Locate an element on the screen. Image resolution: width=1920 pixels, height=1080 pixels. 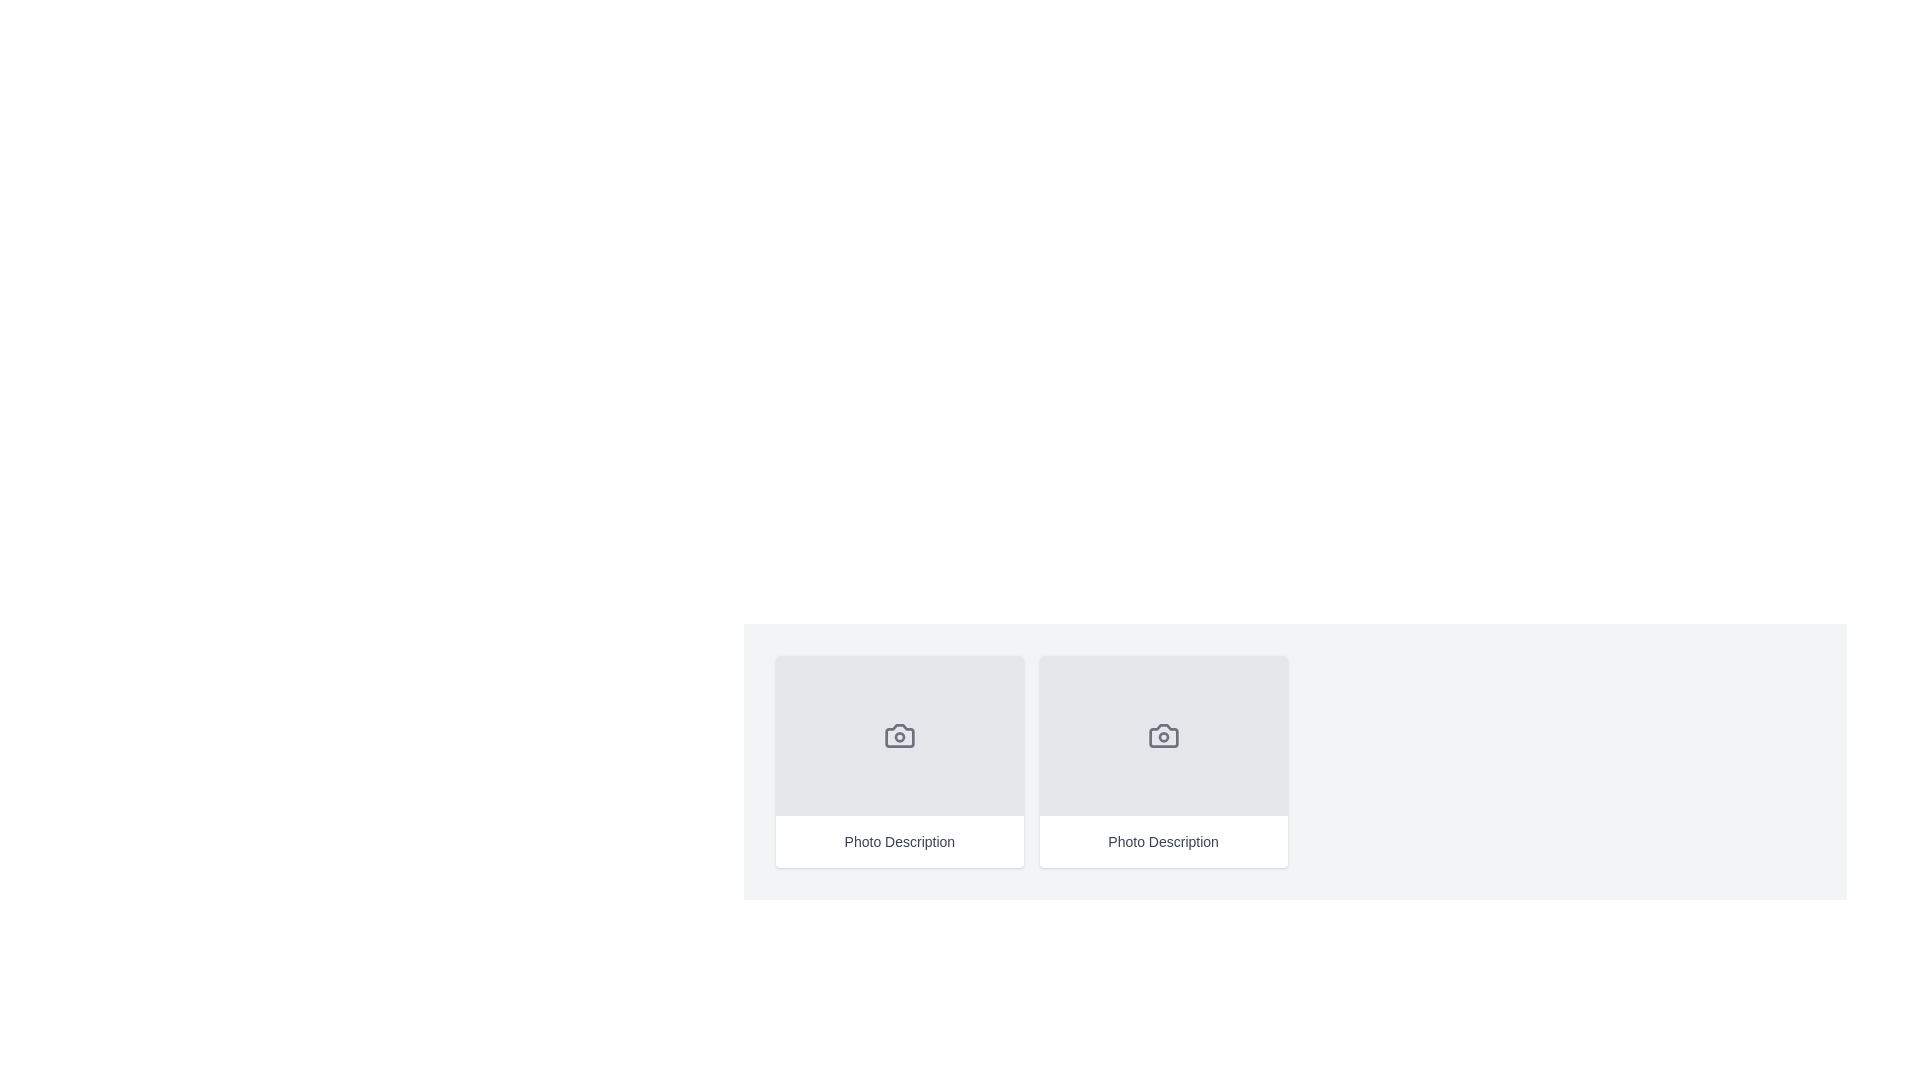
the text content of the descriptive label located in the footer of the second card in a horizontally aligned card layout is located at coordinates (1163, 841).